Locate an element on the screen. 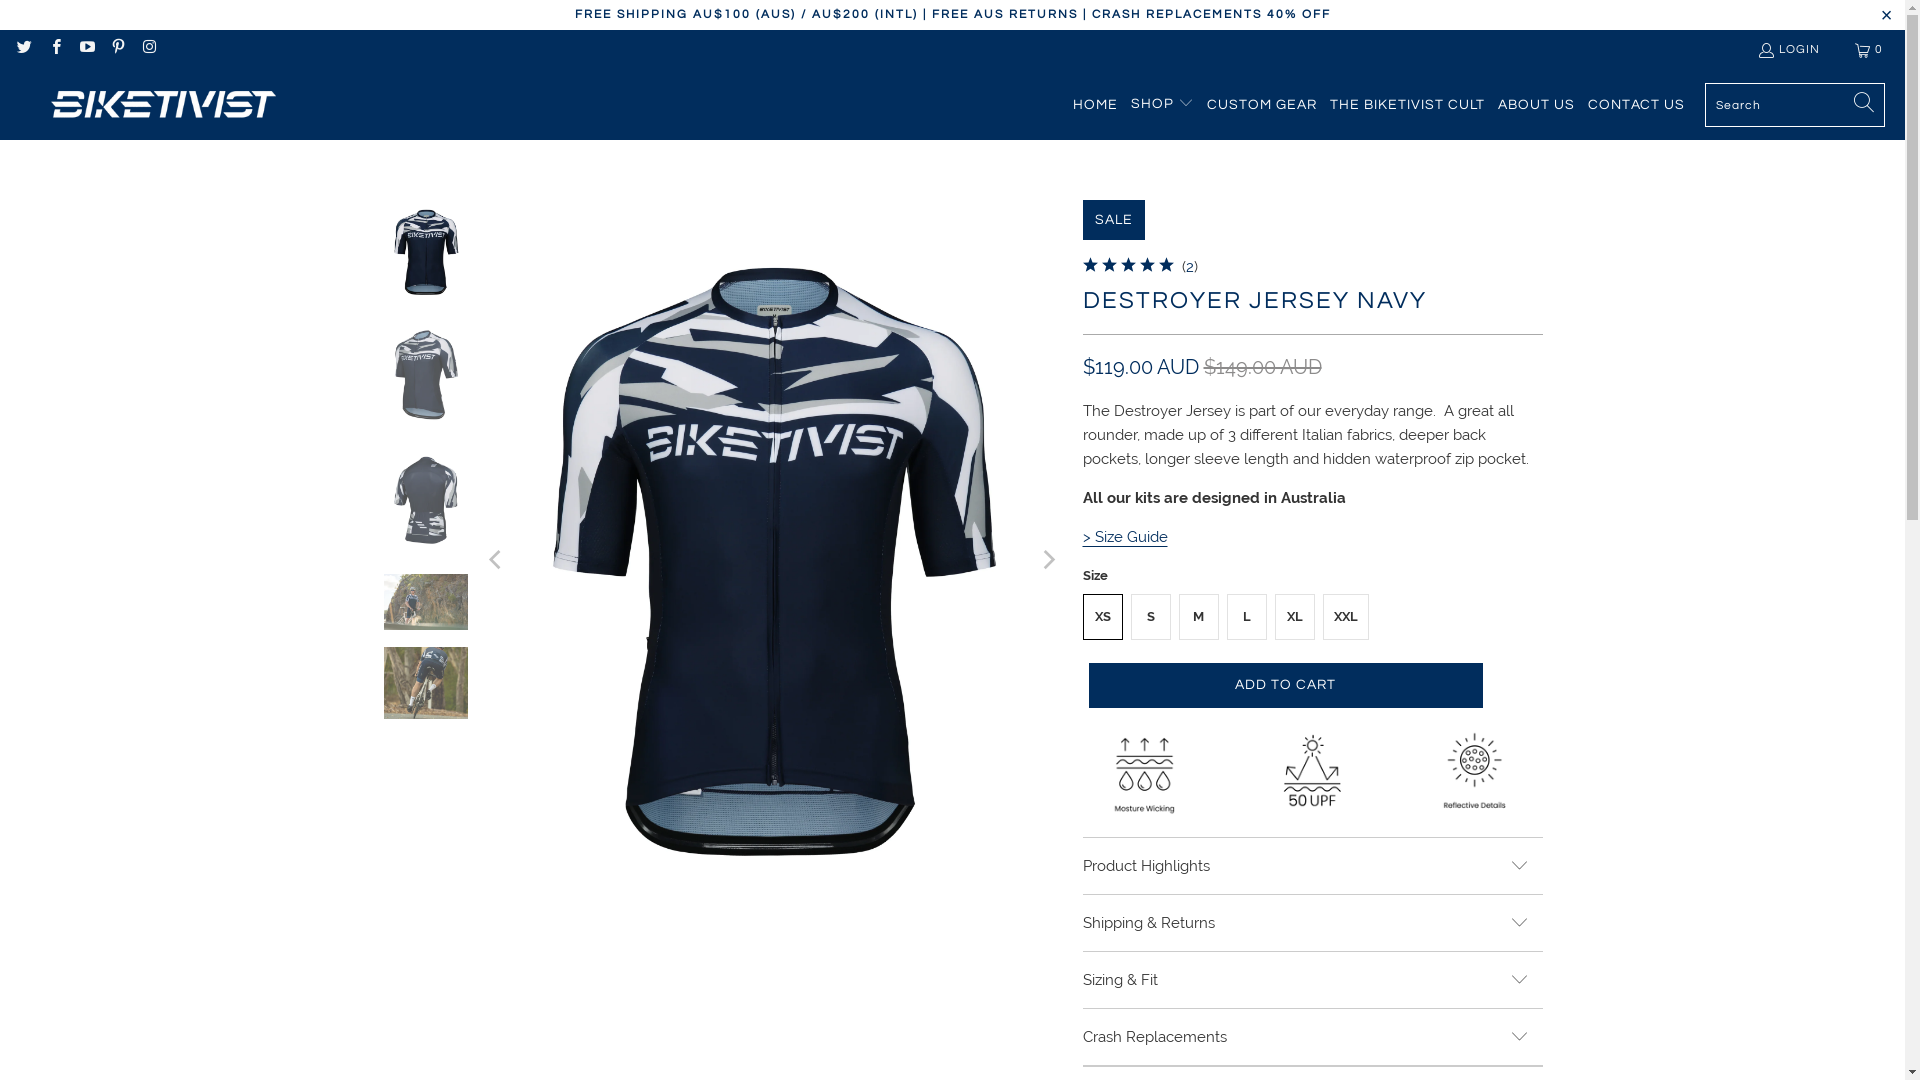 This screenshot has width=1920, height=1080. 'Biketivist on Facebook' is located at coordinates (54, 48).